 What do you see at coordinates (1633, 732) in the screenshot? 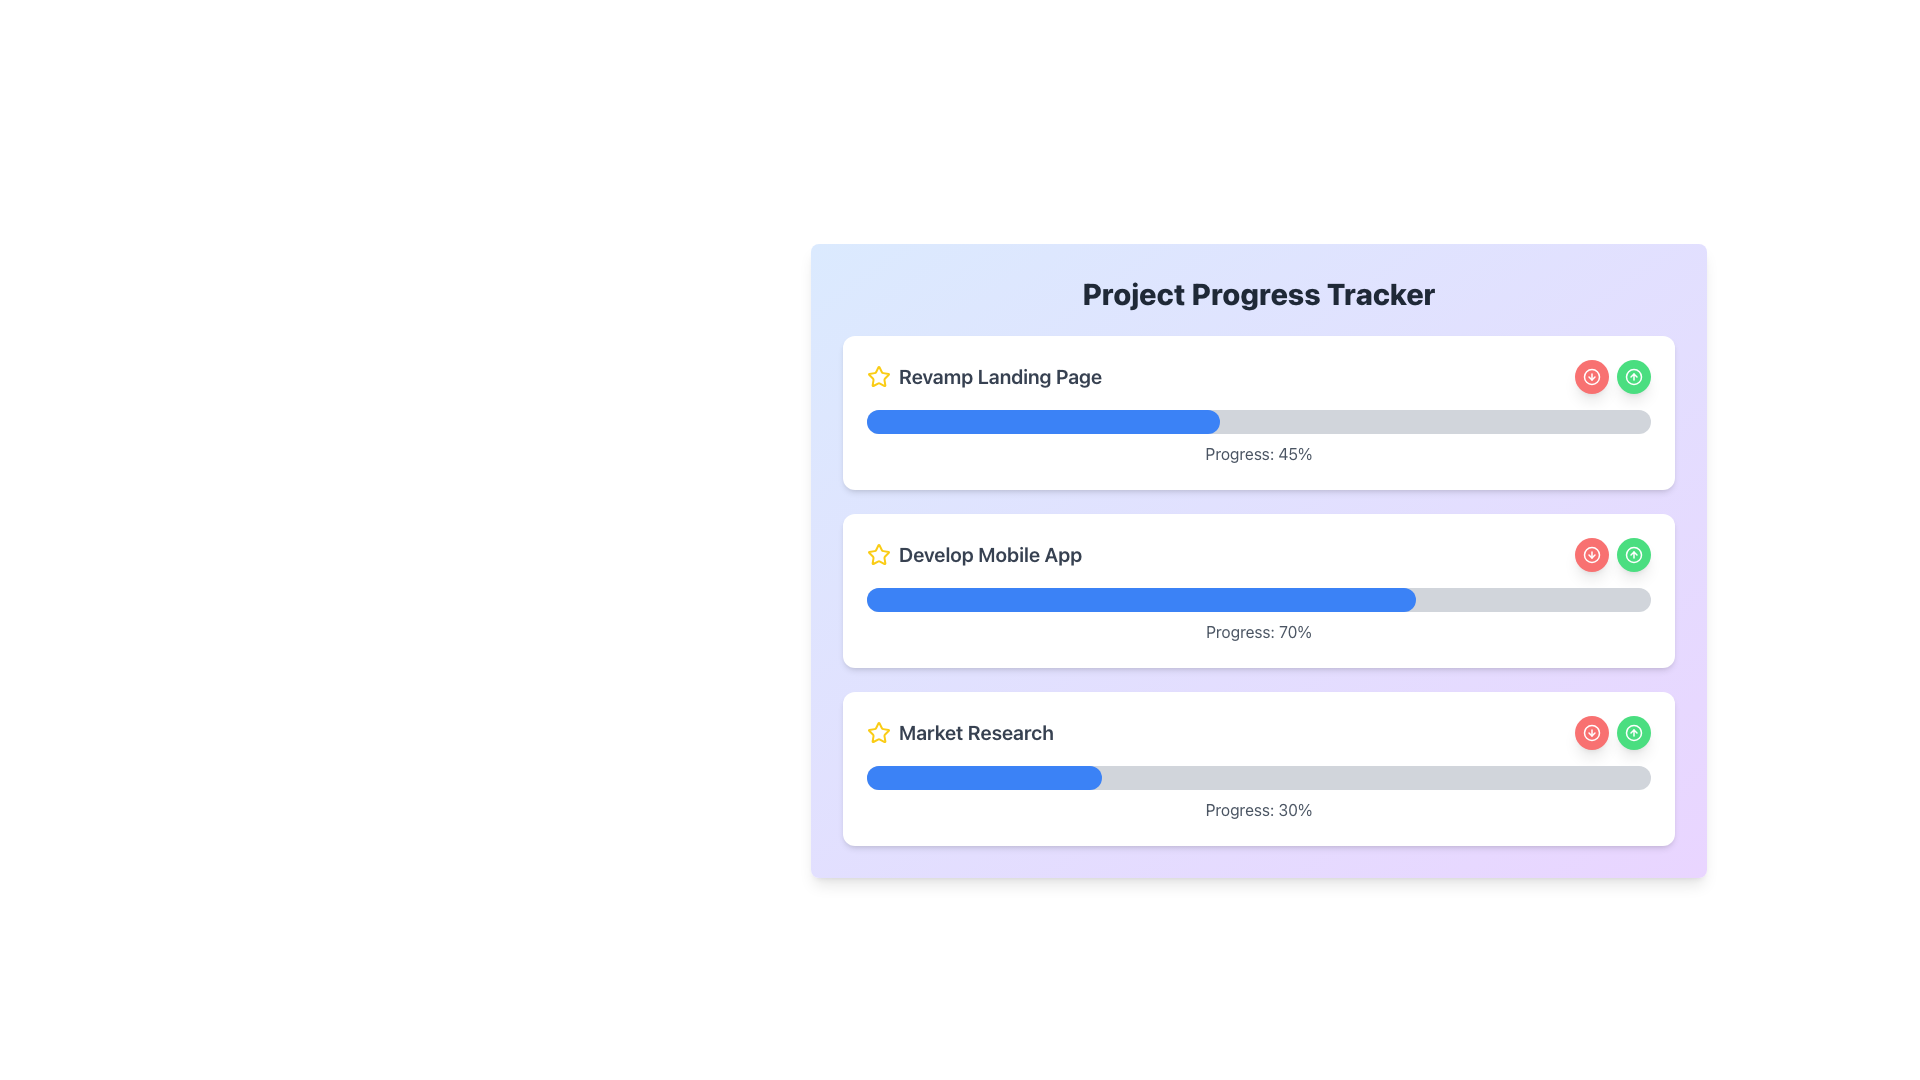
I see `the interactive button located in the bottom-right corner of the 'Market Research' progress card` at bounding box center [1633, 732].